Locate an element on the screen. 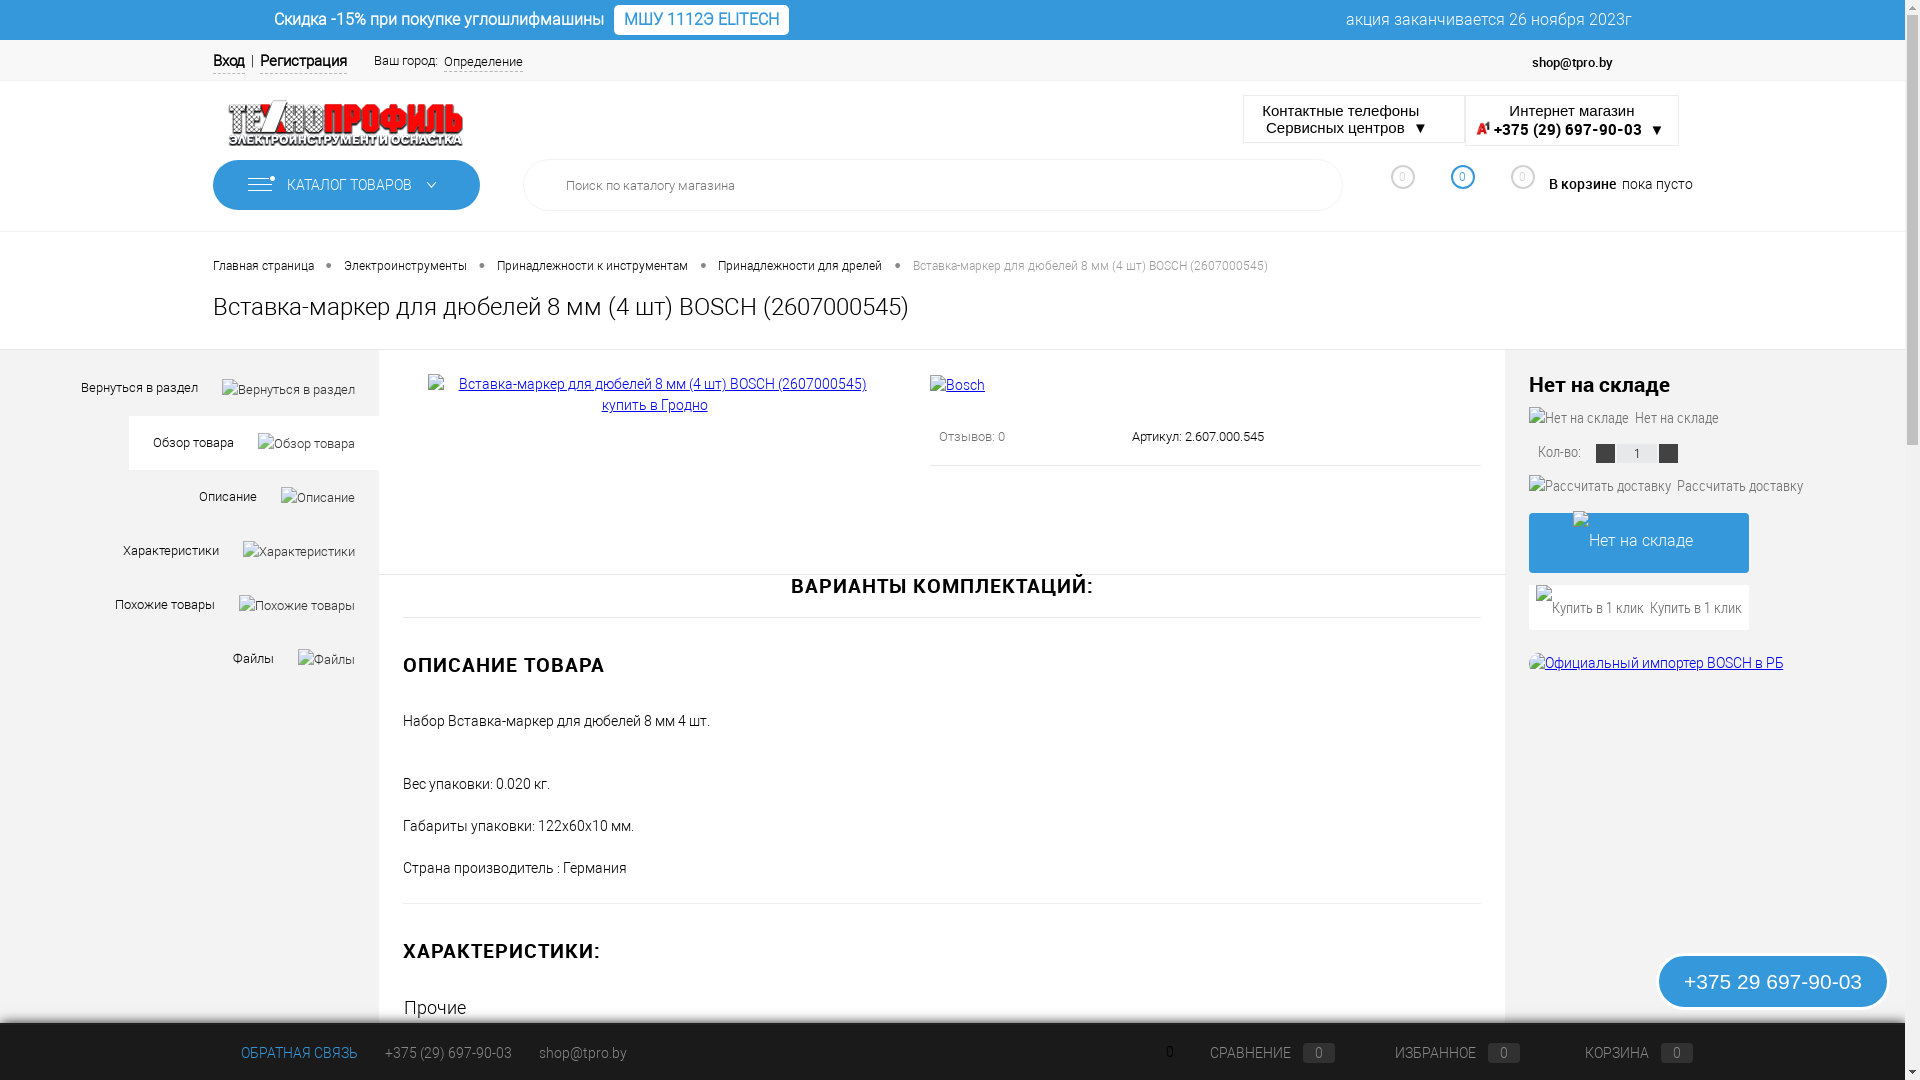 Image resolution: width=1920 pixels, height=1080 pixels. '0' is located at coordinates (1512, 185).